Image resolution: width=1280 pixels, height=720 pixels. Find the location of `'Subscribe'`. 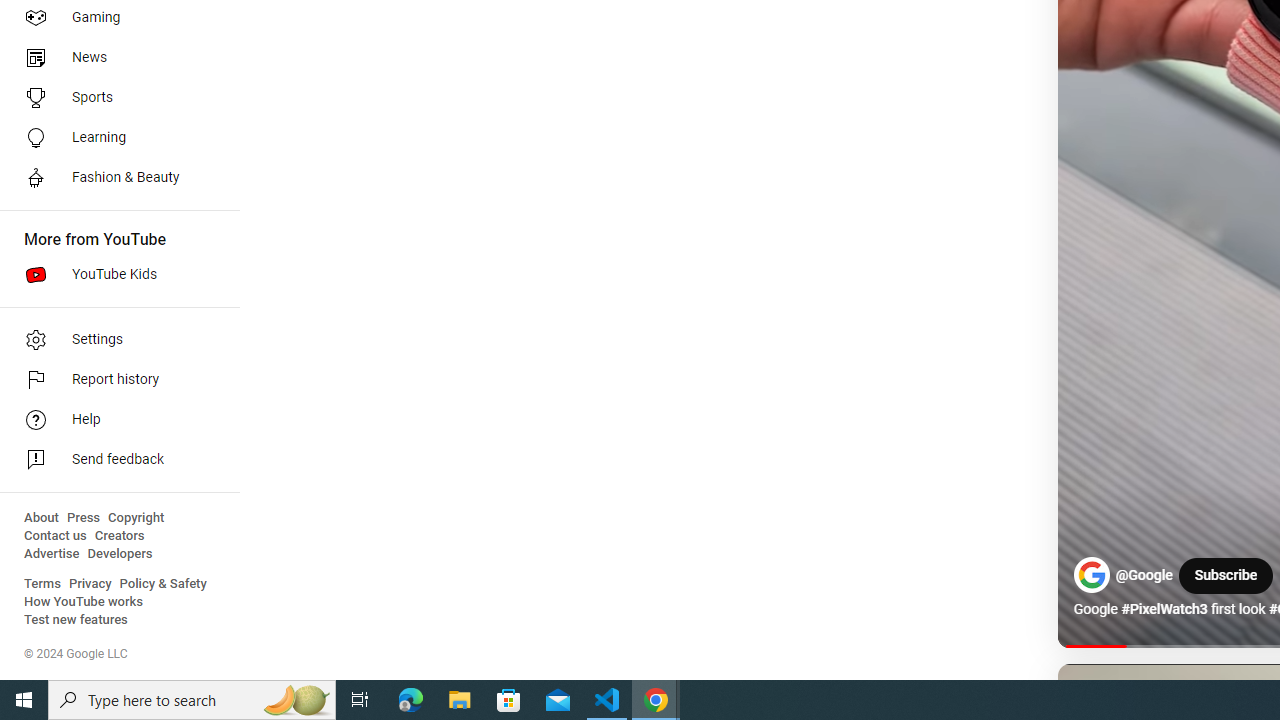

'Subscribe' is located at coordinates (1224, 576).